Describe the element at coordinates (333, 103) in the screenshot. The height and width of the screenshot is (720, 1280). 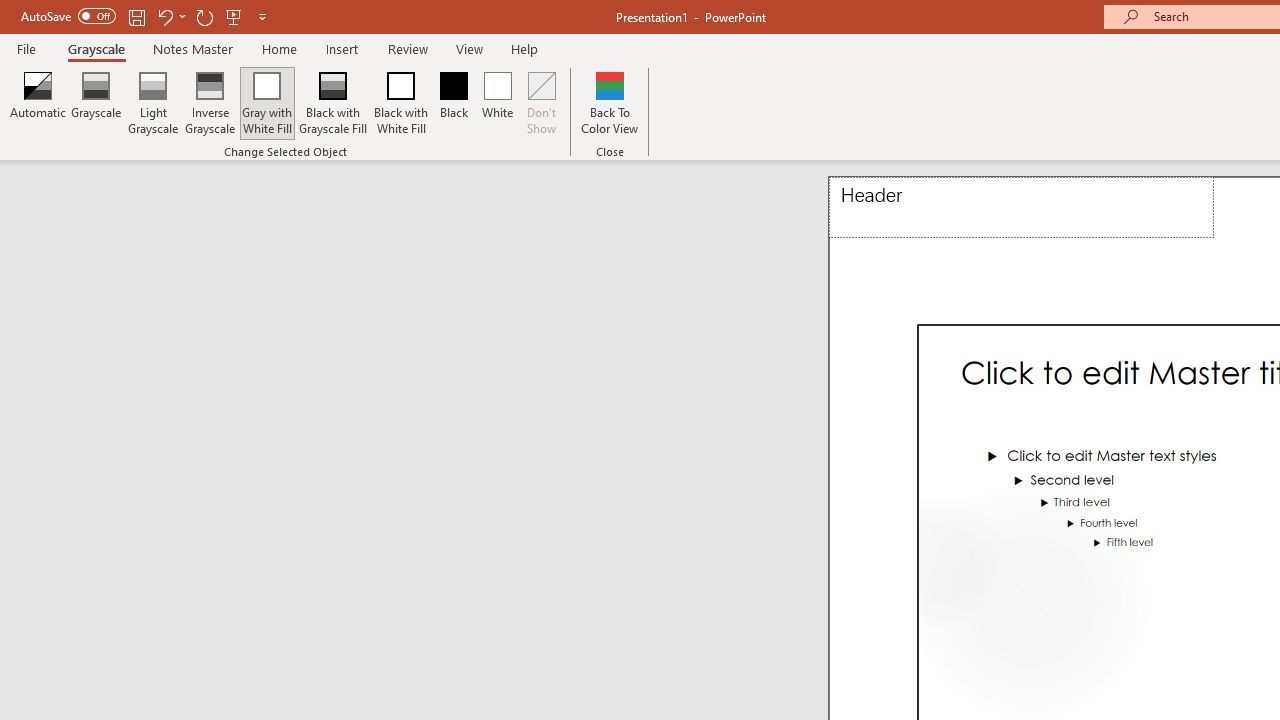
I see `'Black with Grayscale Fill'` at that location.